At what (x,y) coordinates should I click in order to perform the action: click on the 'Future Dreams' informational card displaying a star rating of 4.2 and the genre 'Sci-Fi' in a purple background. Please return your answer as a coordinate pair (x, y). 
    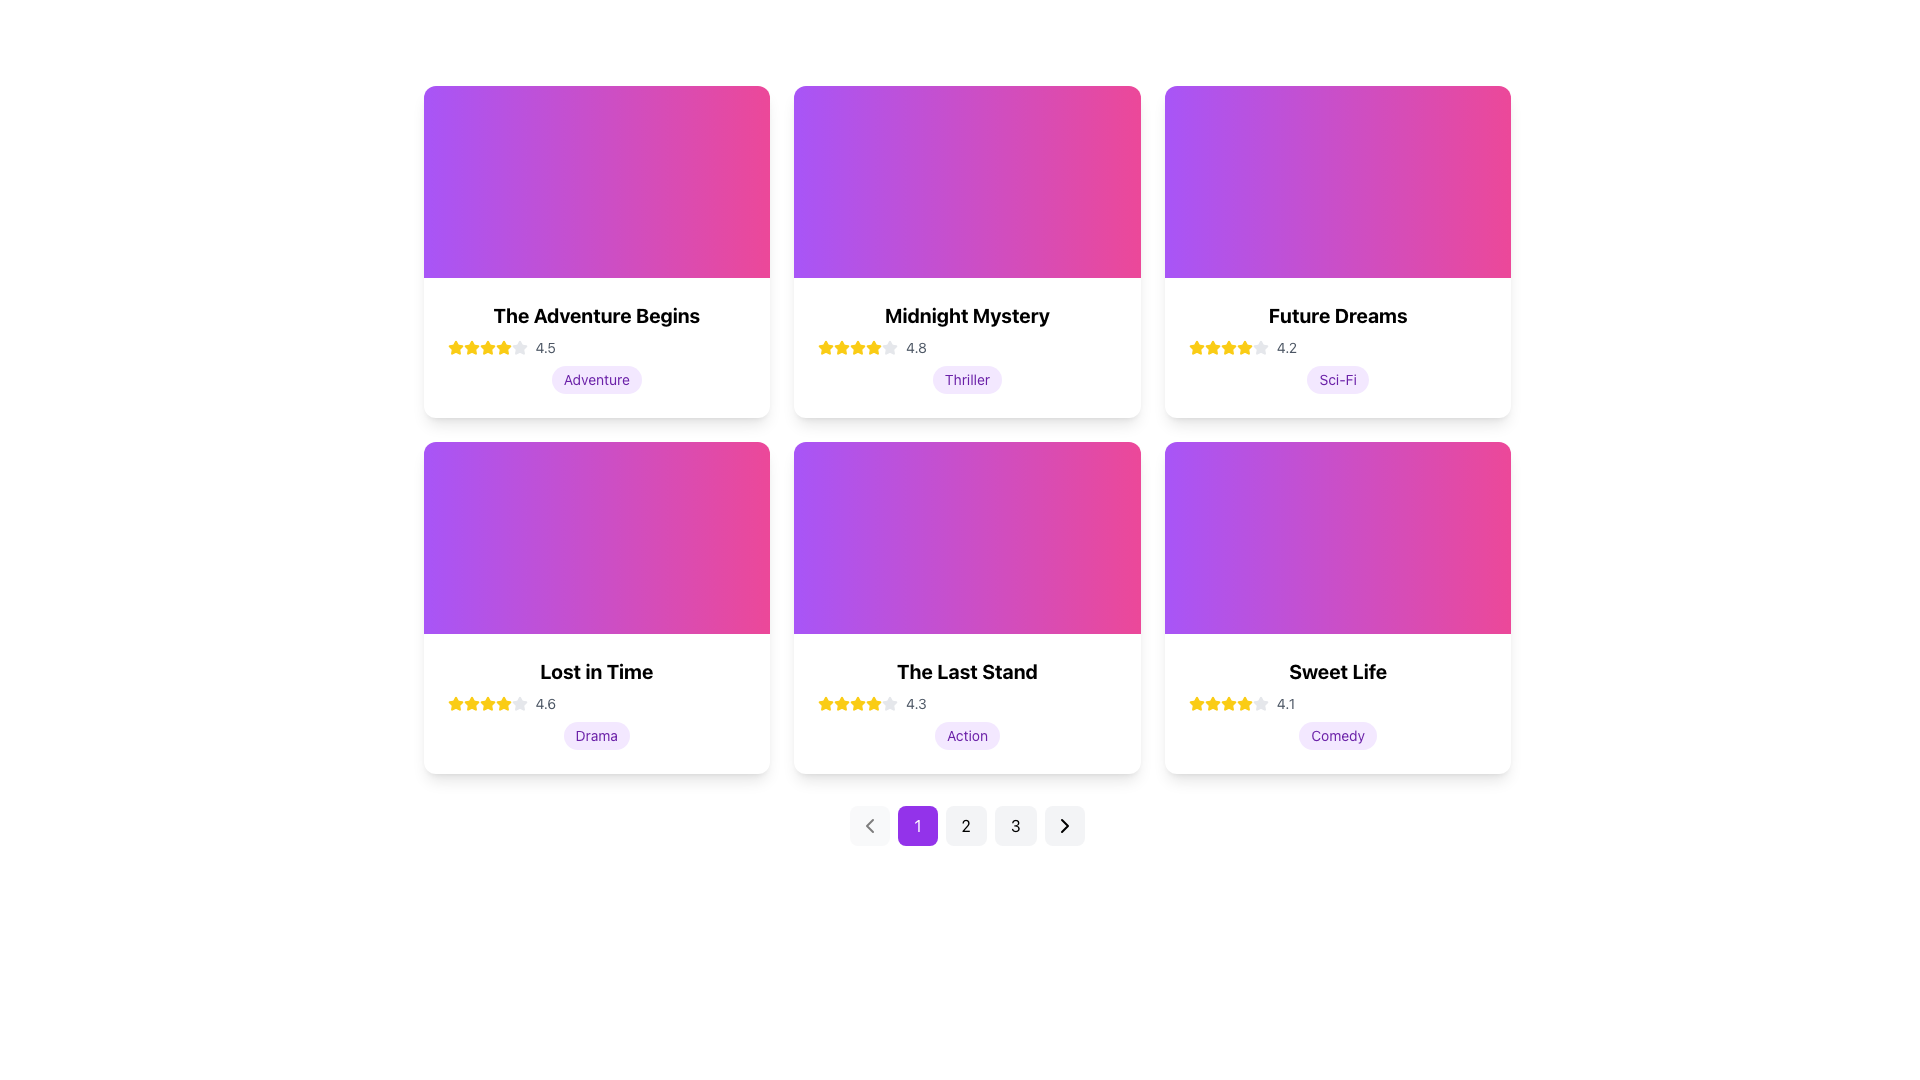
    Looking at the image, I should click on (1338, 346).